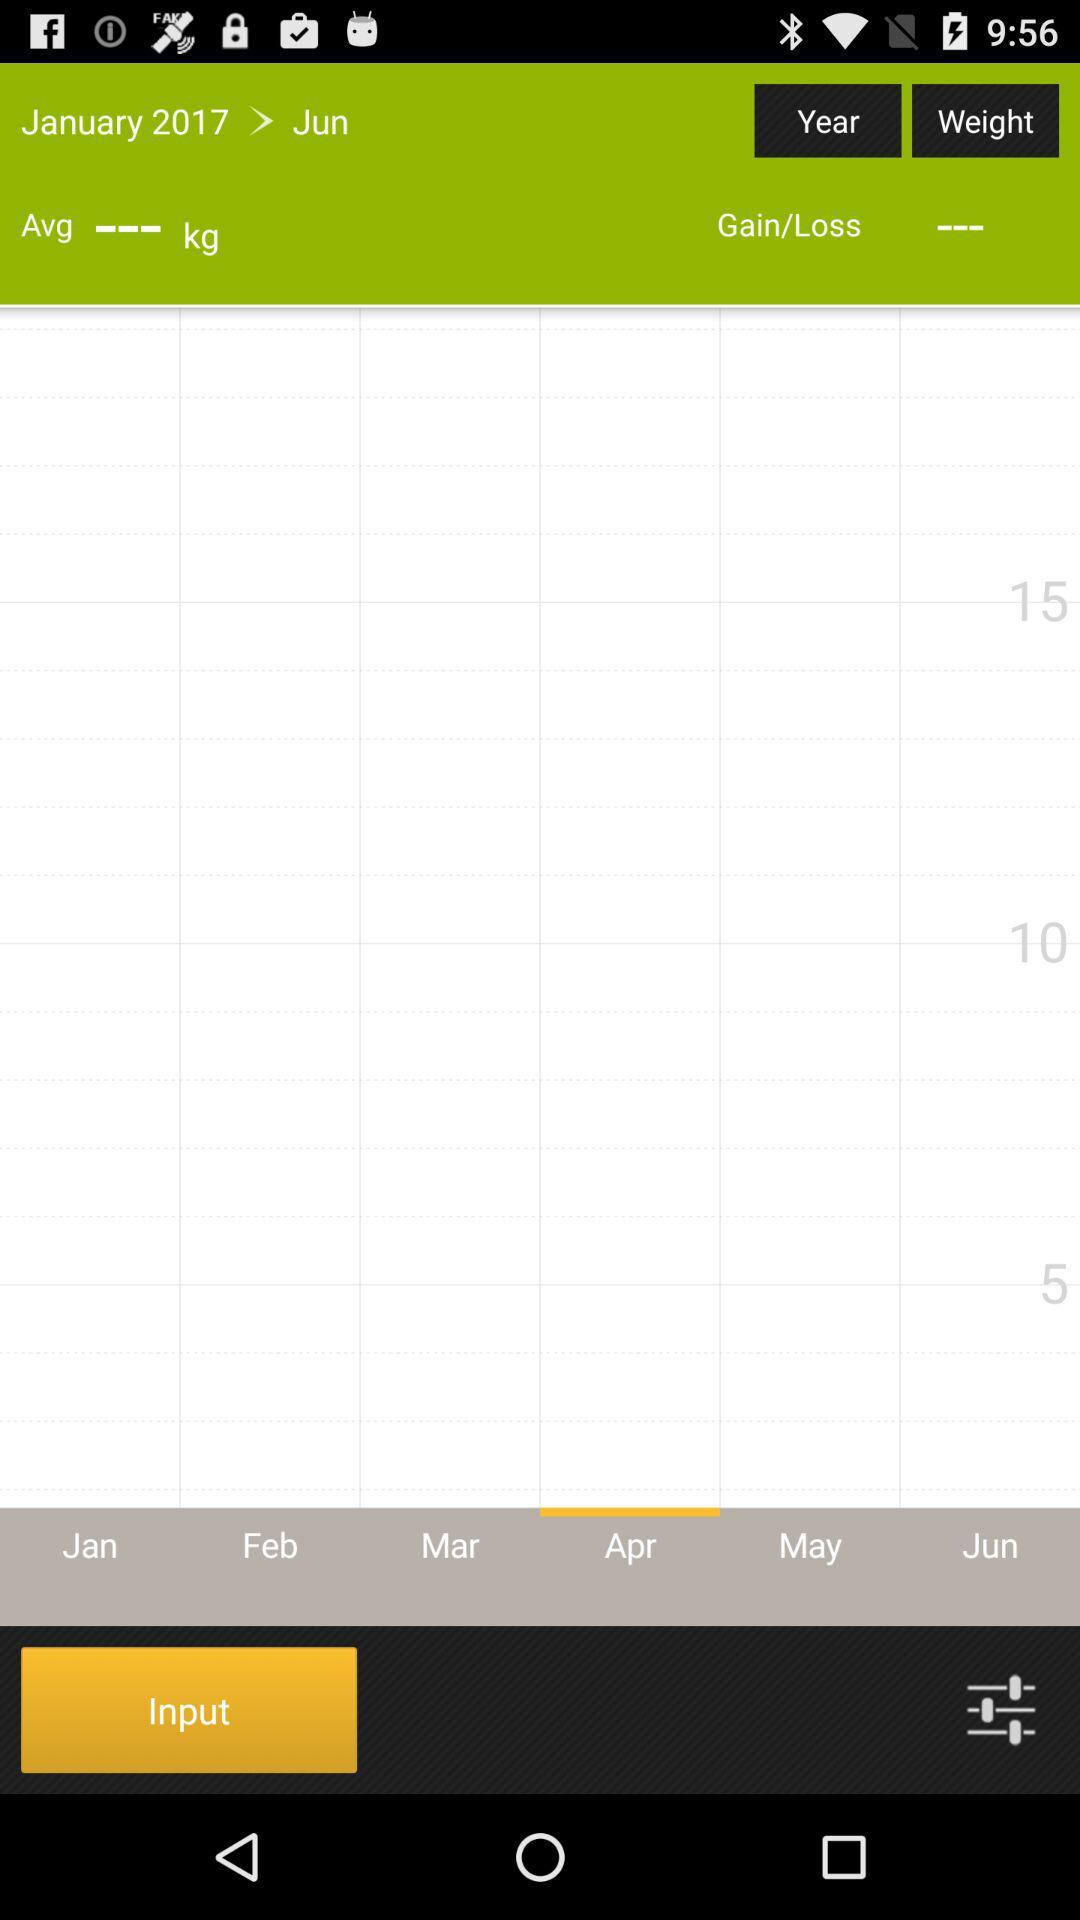 The width and height of the screenshot is (1080, 1920). What do you see at coordinates (1001, 1708) in the screenshot?
I see `the item next to the input button` at bounding box center [1001, 1708].